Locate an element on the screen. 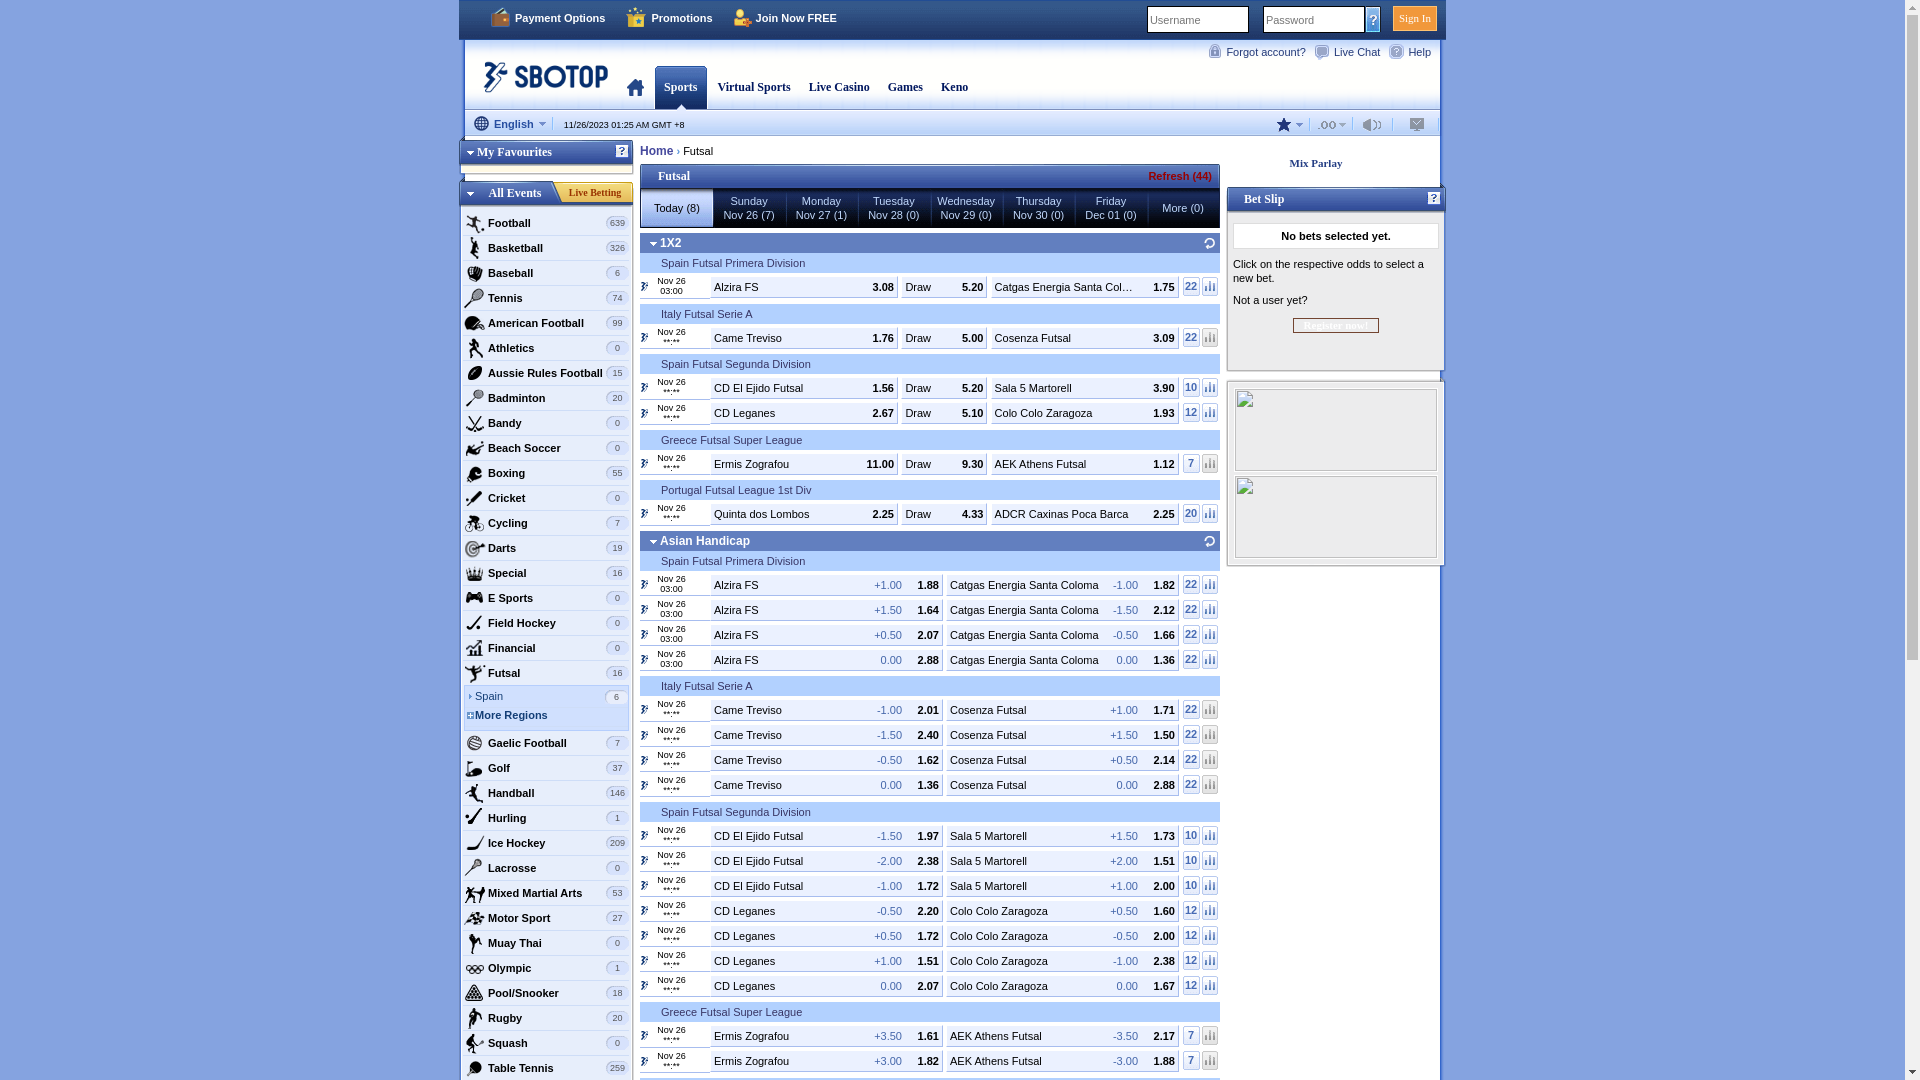 The width and height of the screenshot is (1920, 1080). '12' is located at coordinates (1191, 958).